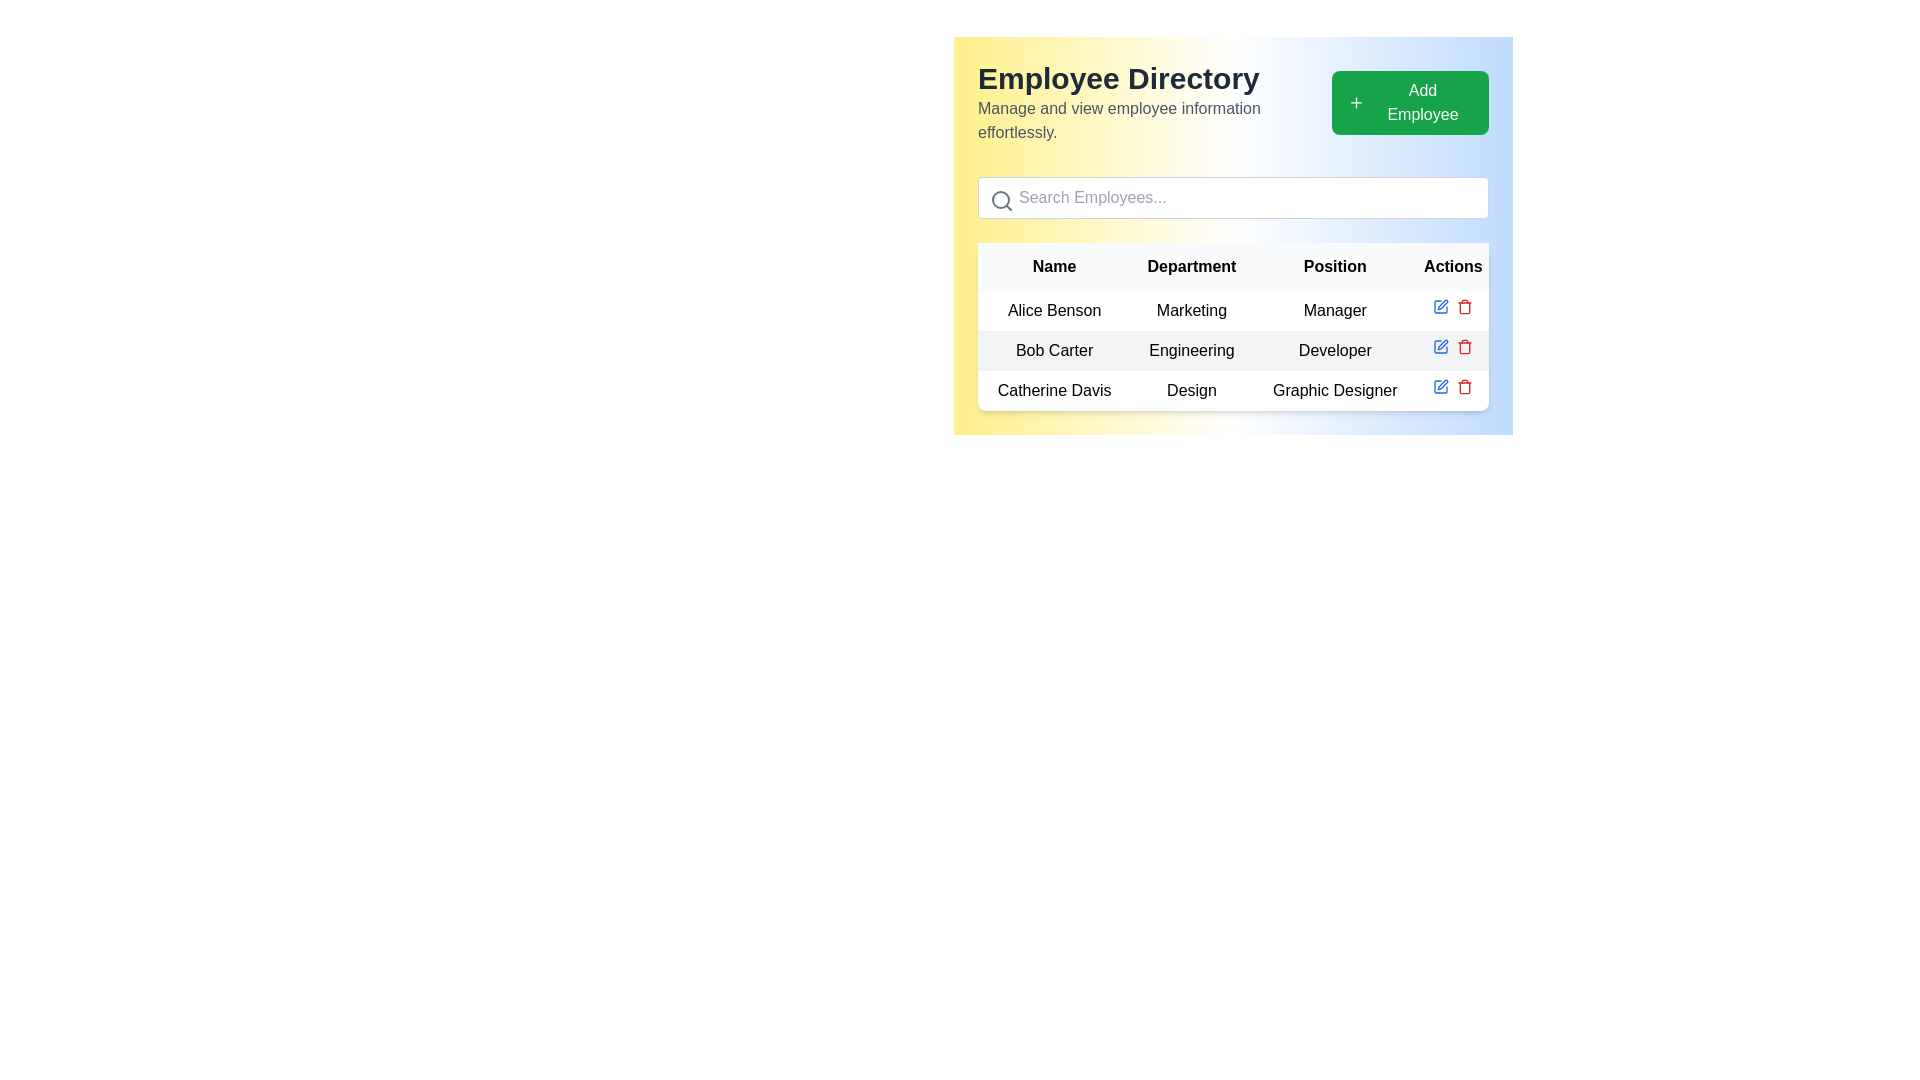 This screenshot has width=1920, height=1080. I want to click on the edit icon button located in the 'Actions' column of the third row next to 'Catherine Davis', so click(1443, 385).